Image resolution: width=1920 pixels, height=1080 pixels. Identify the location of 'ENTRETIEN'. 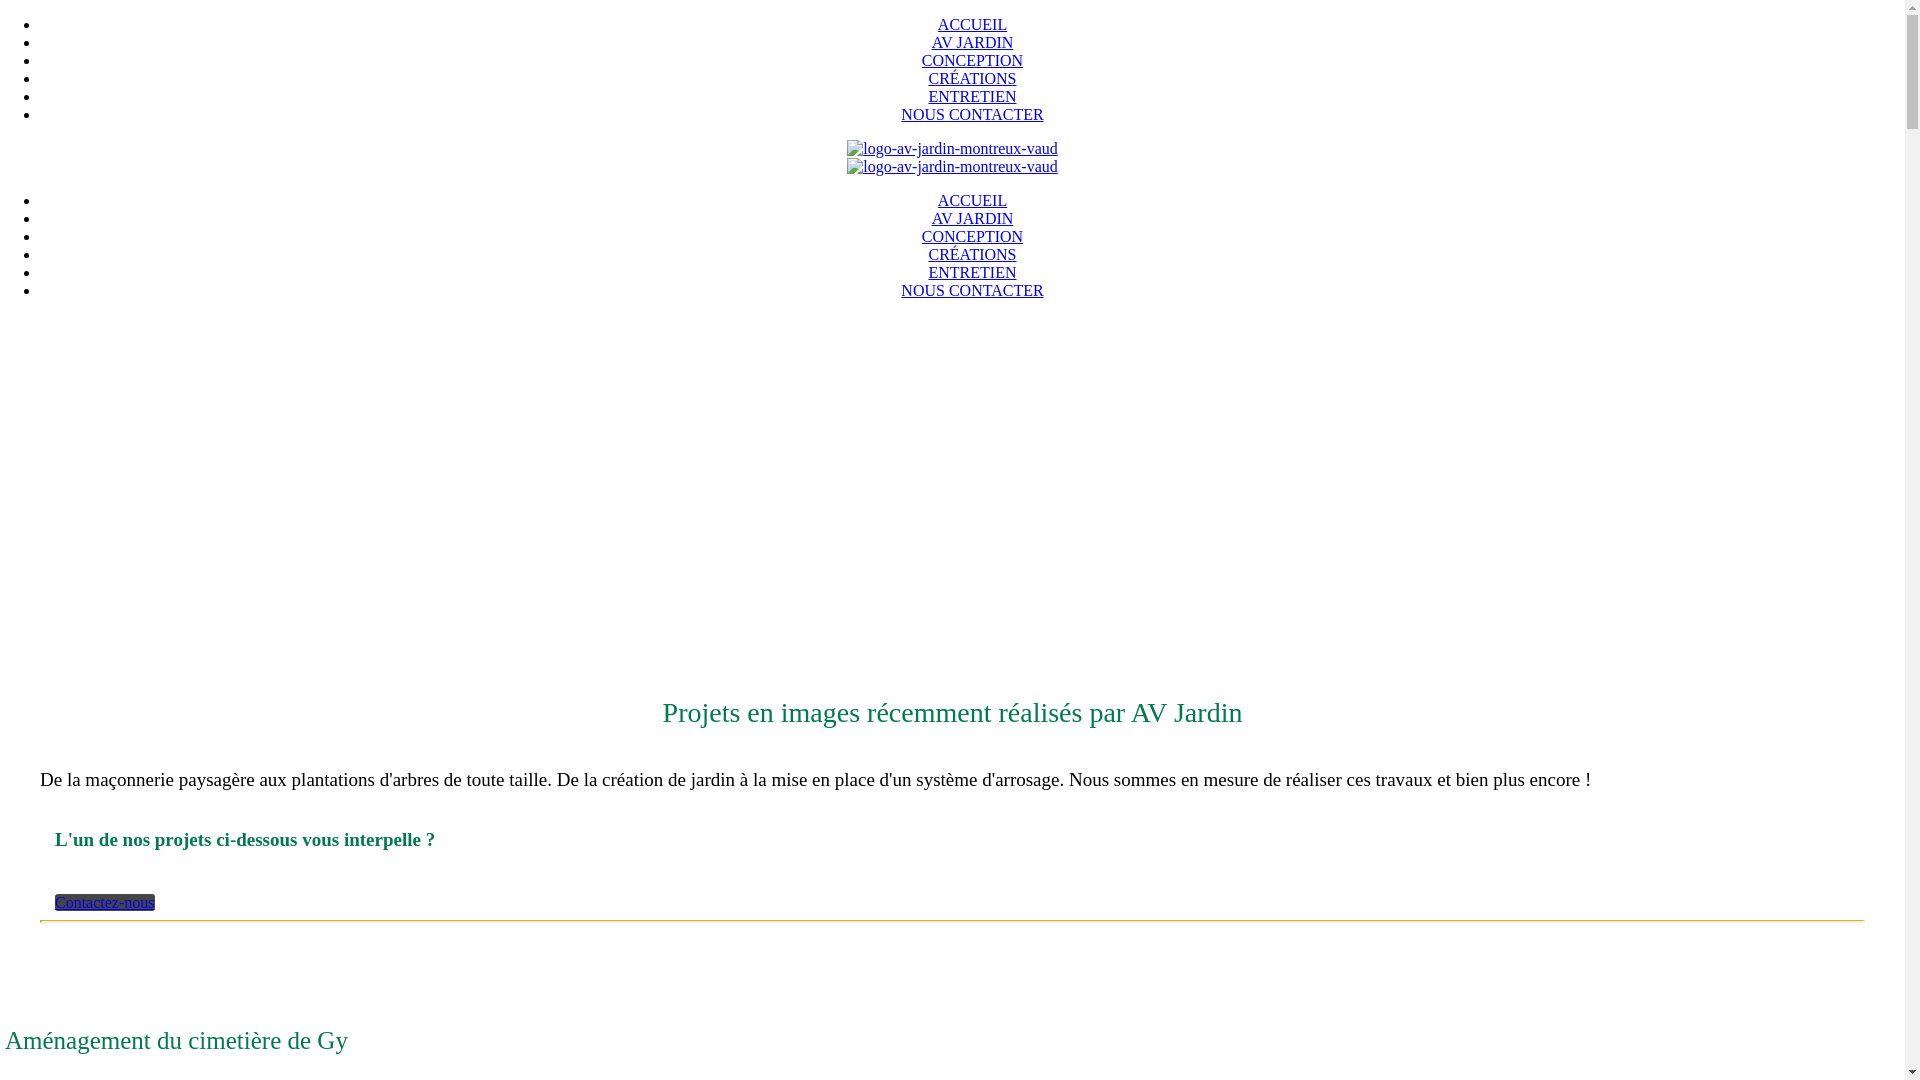
(971, 96).